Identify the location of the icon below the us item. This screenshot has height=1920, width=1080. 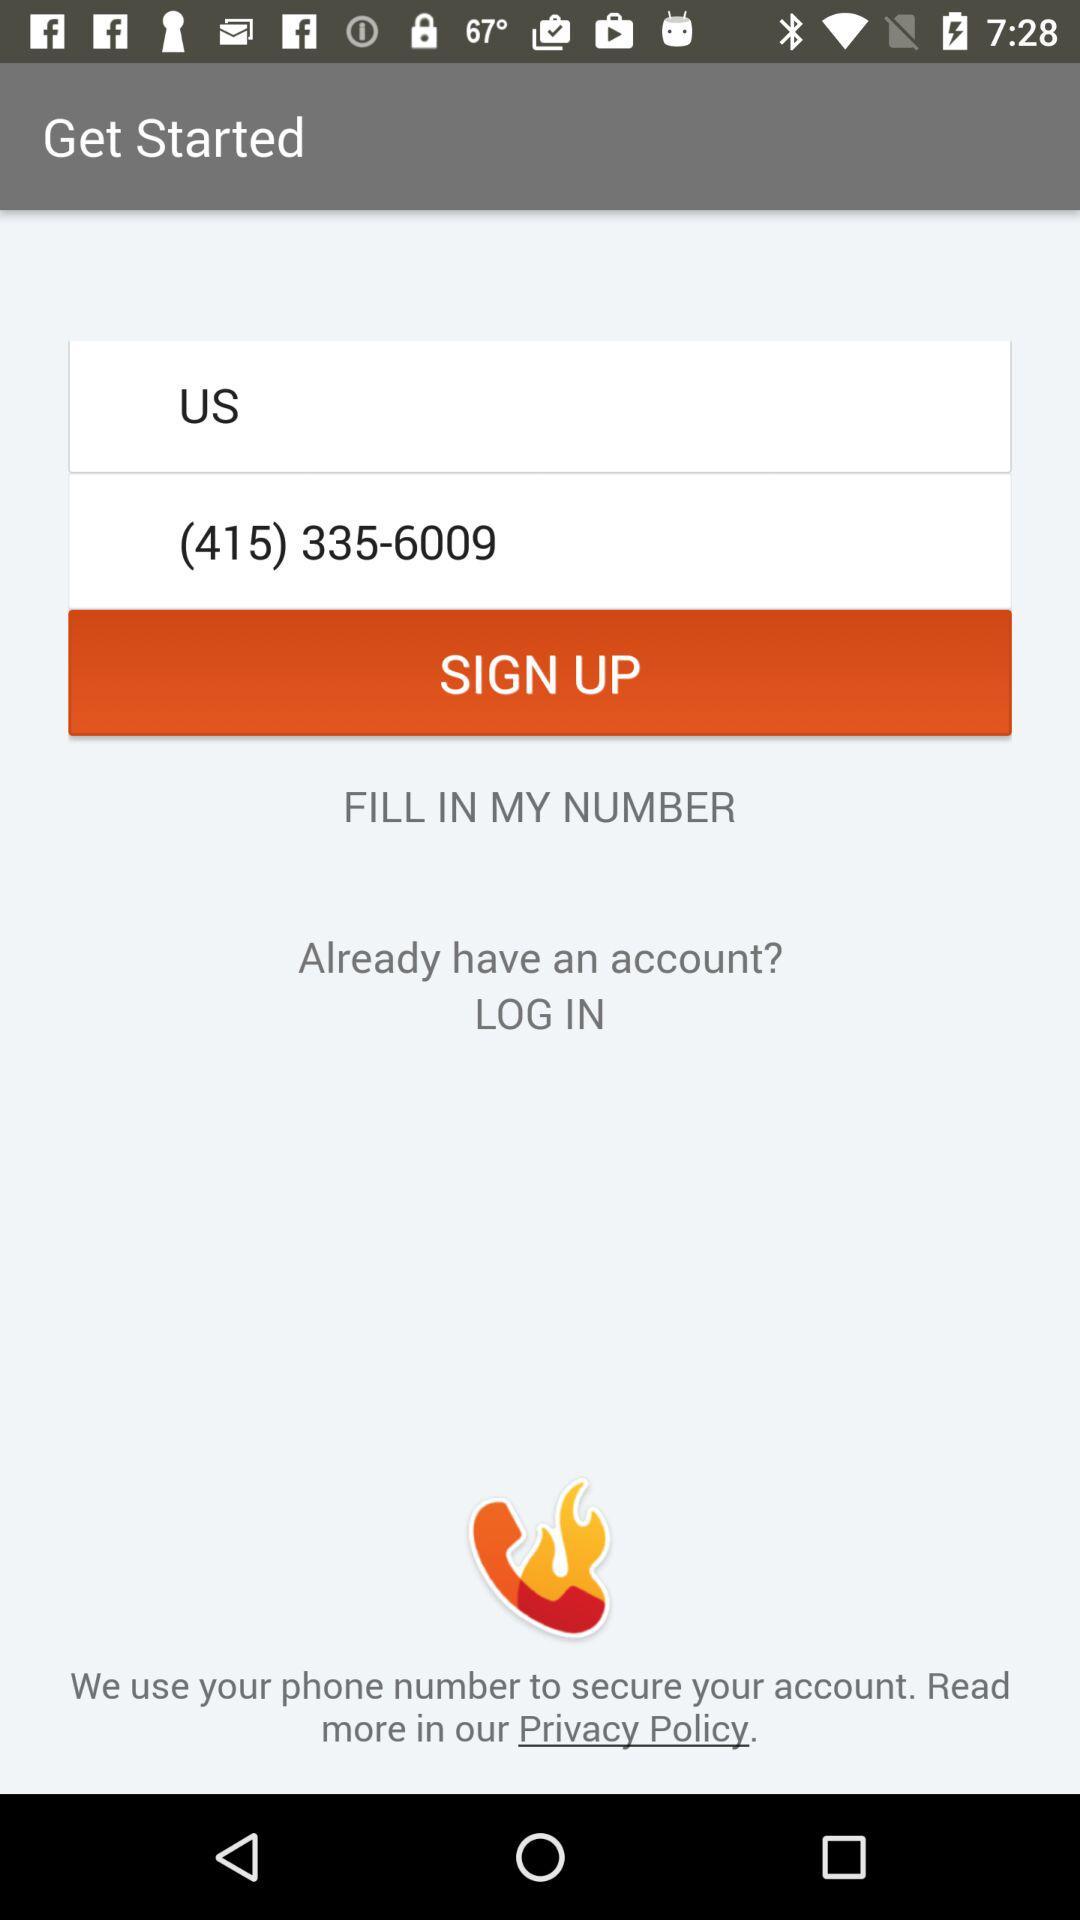
(540, 541).